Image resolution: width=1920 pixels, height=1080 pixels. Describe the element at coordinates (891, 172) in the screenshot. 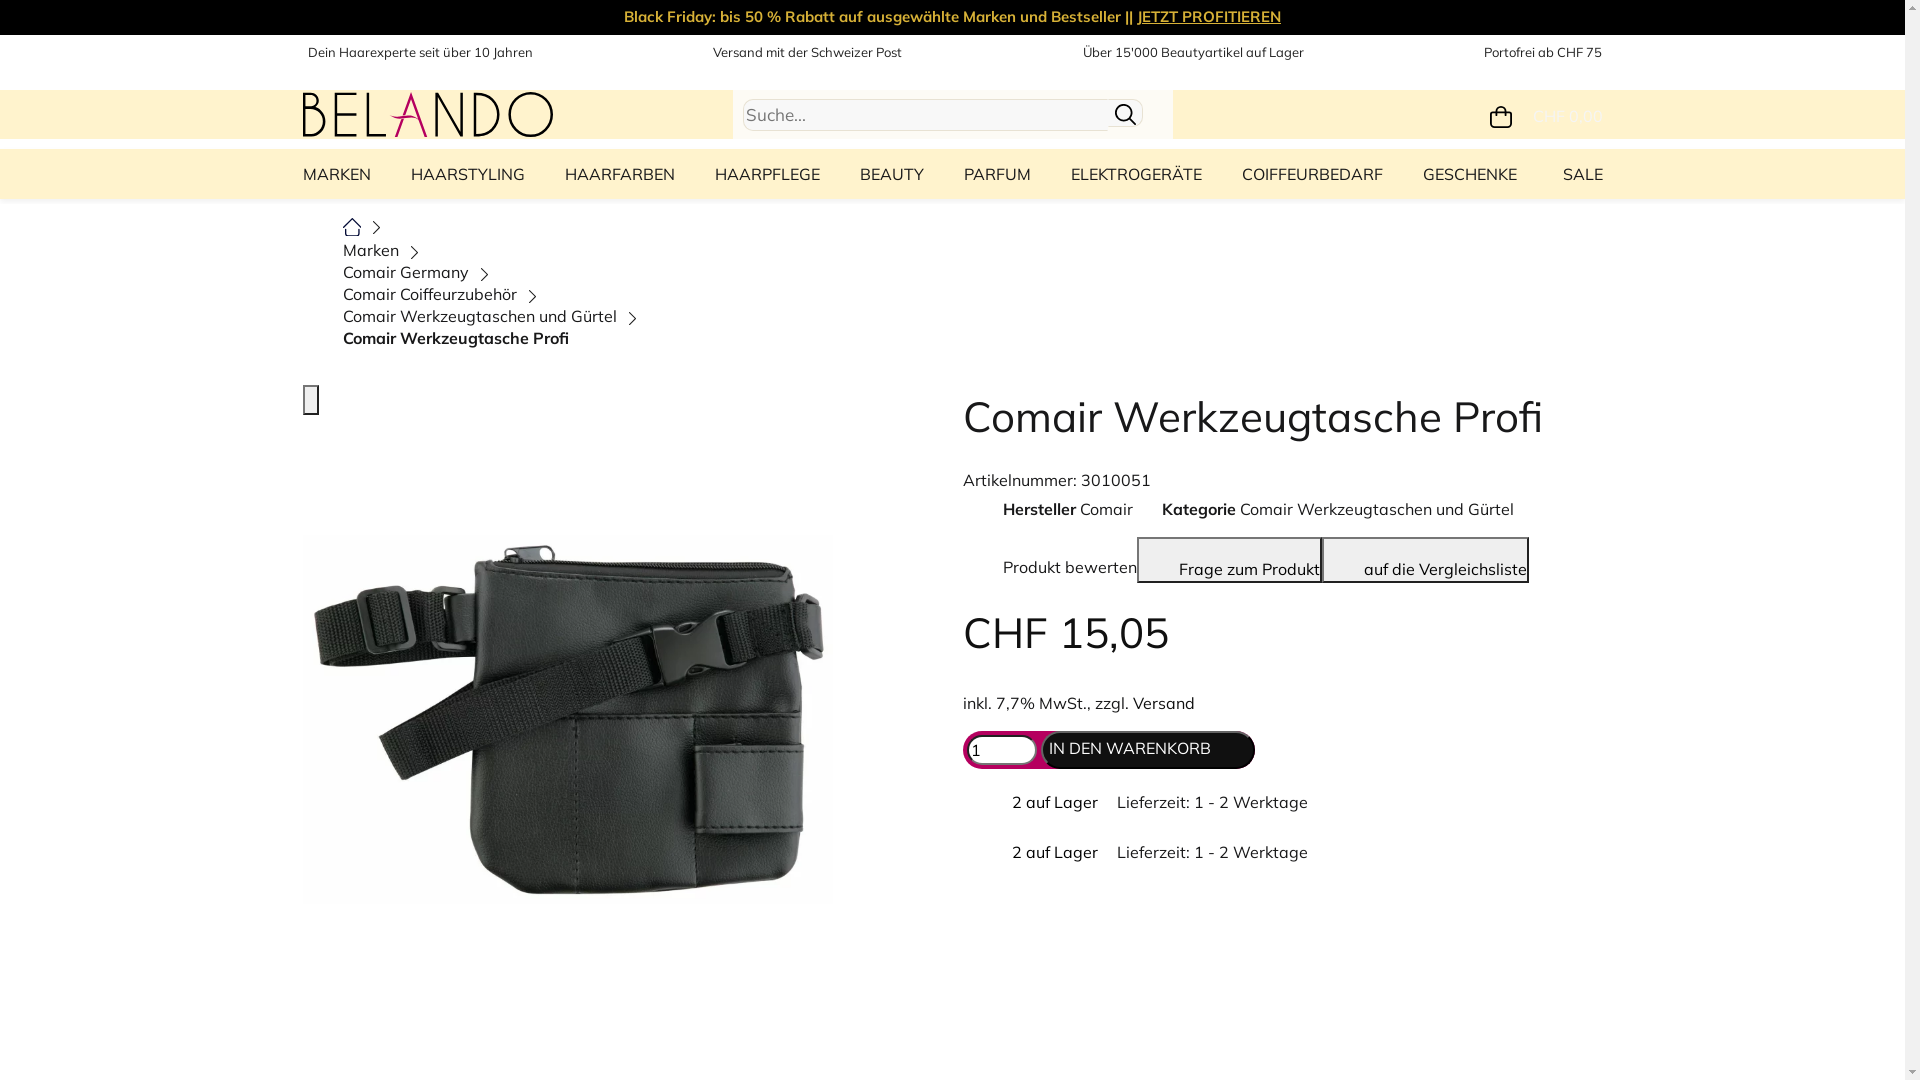

I see `'BEAUTY'` at that location.